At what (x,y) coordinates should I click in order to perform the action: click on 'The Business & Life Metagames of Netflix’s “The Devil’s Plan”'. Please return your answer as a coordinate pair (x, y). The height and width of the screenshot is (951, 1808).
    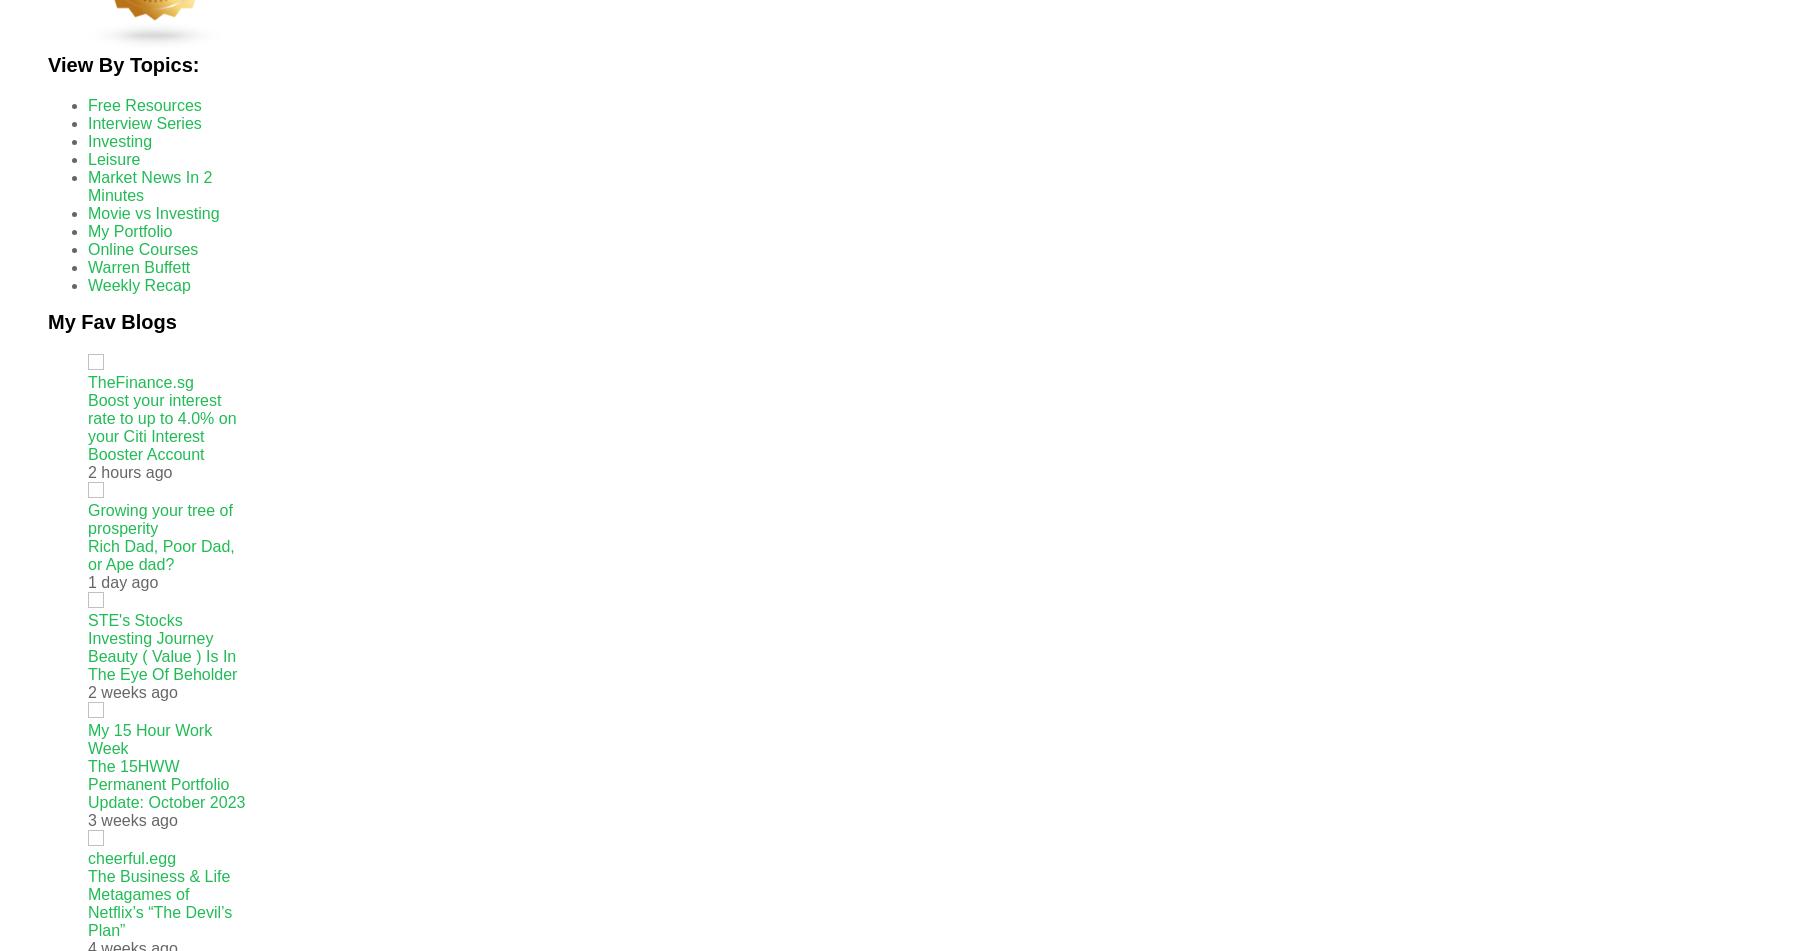
    Looking at the image, I should click on (160, 902).